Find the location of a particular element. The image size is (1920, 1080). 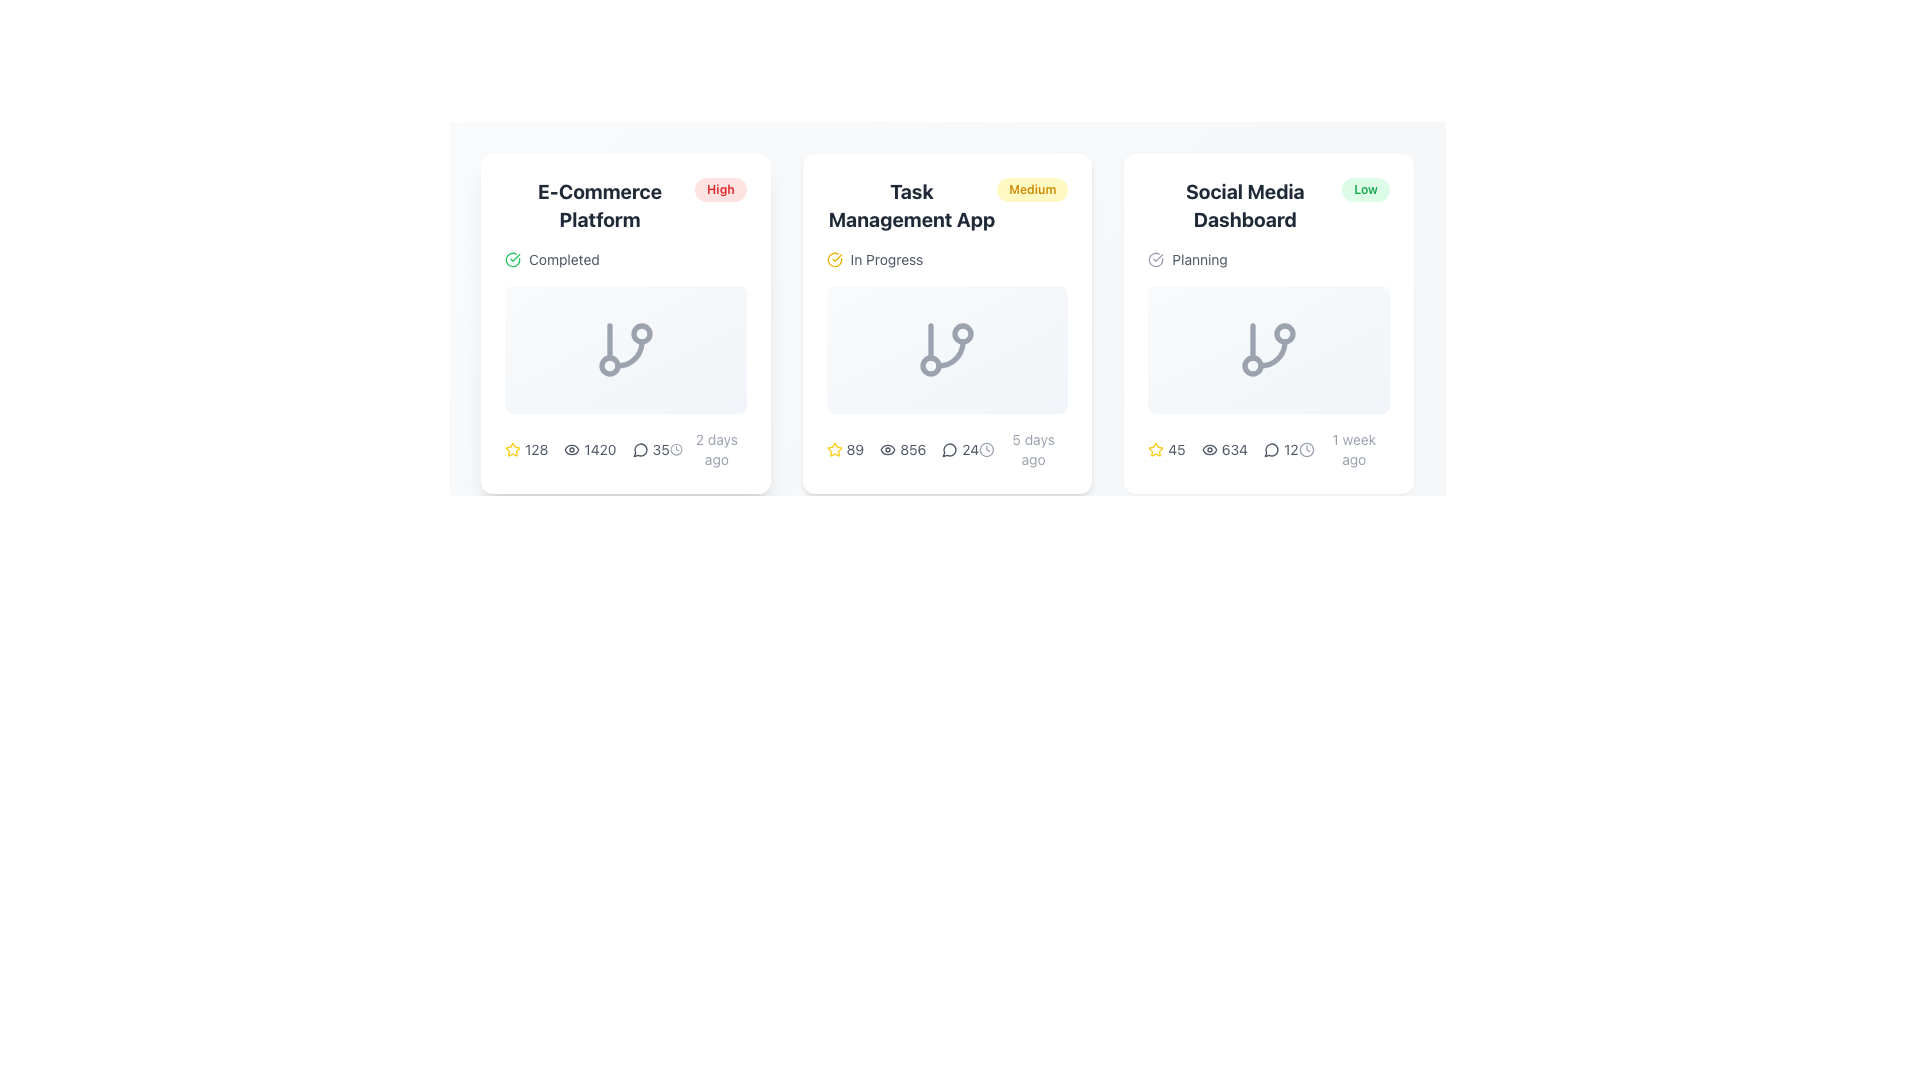

the static text label that displays the status "In Progress" located to the right of the circular check icon with a yellow accent in the central card of the "Task Management App." is located at coordinates (886, 258).